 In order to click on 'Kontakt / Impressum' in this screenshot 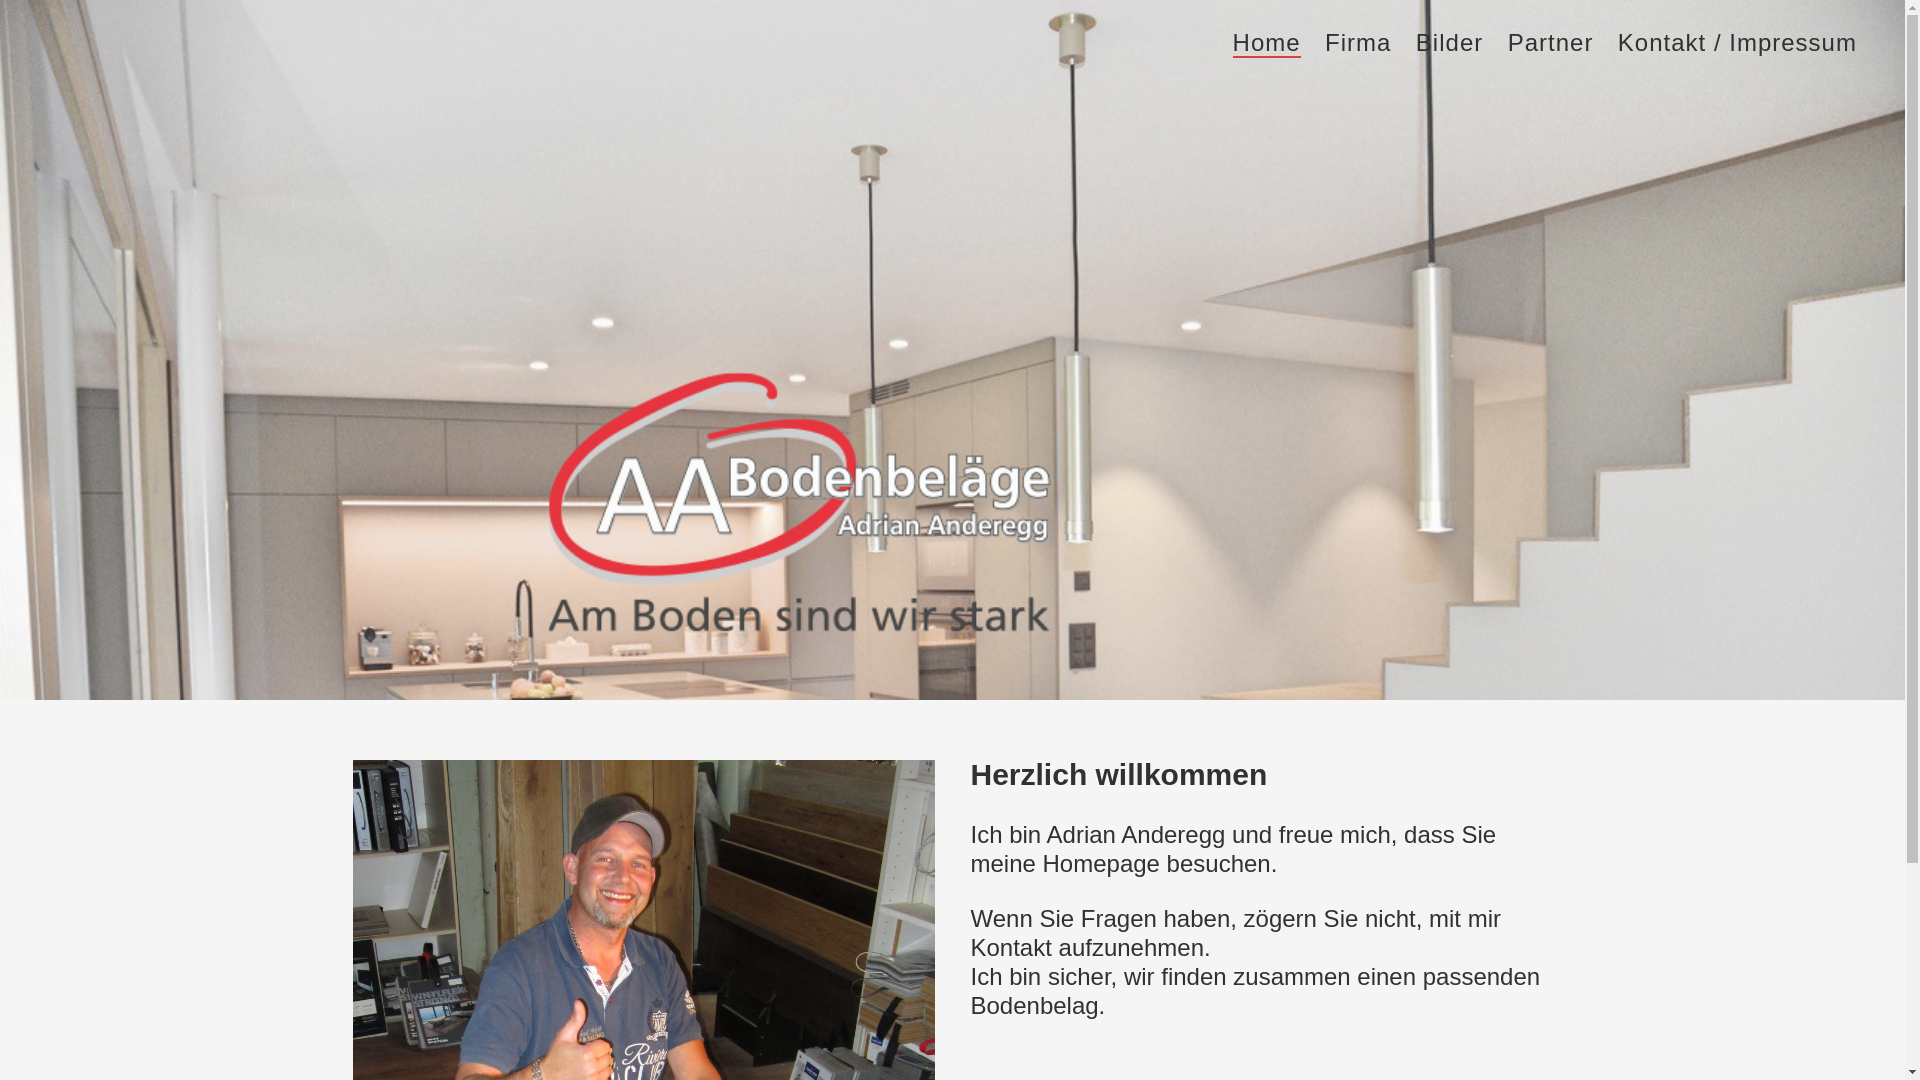, I will do `click(1736, 43)`.